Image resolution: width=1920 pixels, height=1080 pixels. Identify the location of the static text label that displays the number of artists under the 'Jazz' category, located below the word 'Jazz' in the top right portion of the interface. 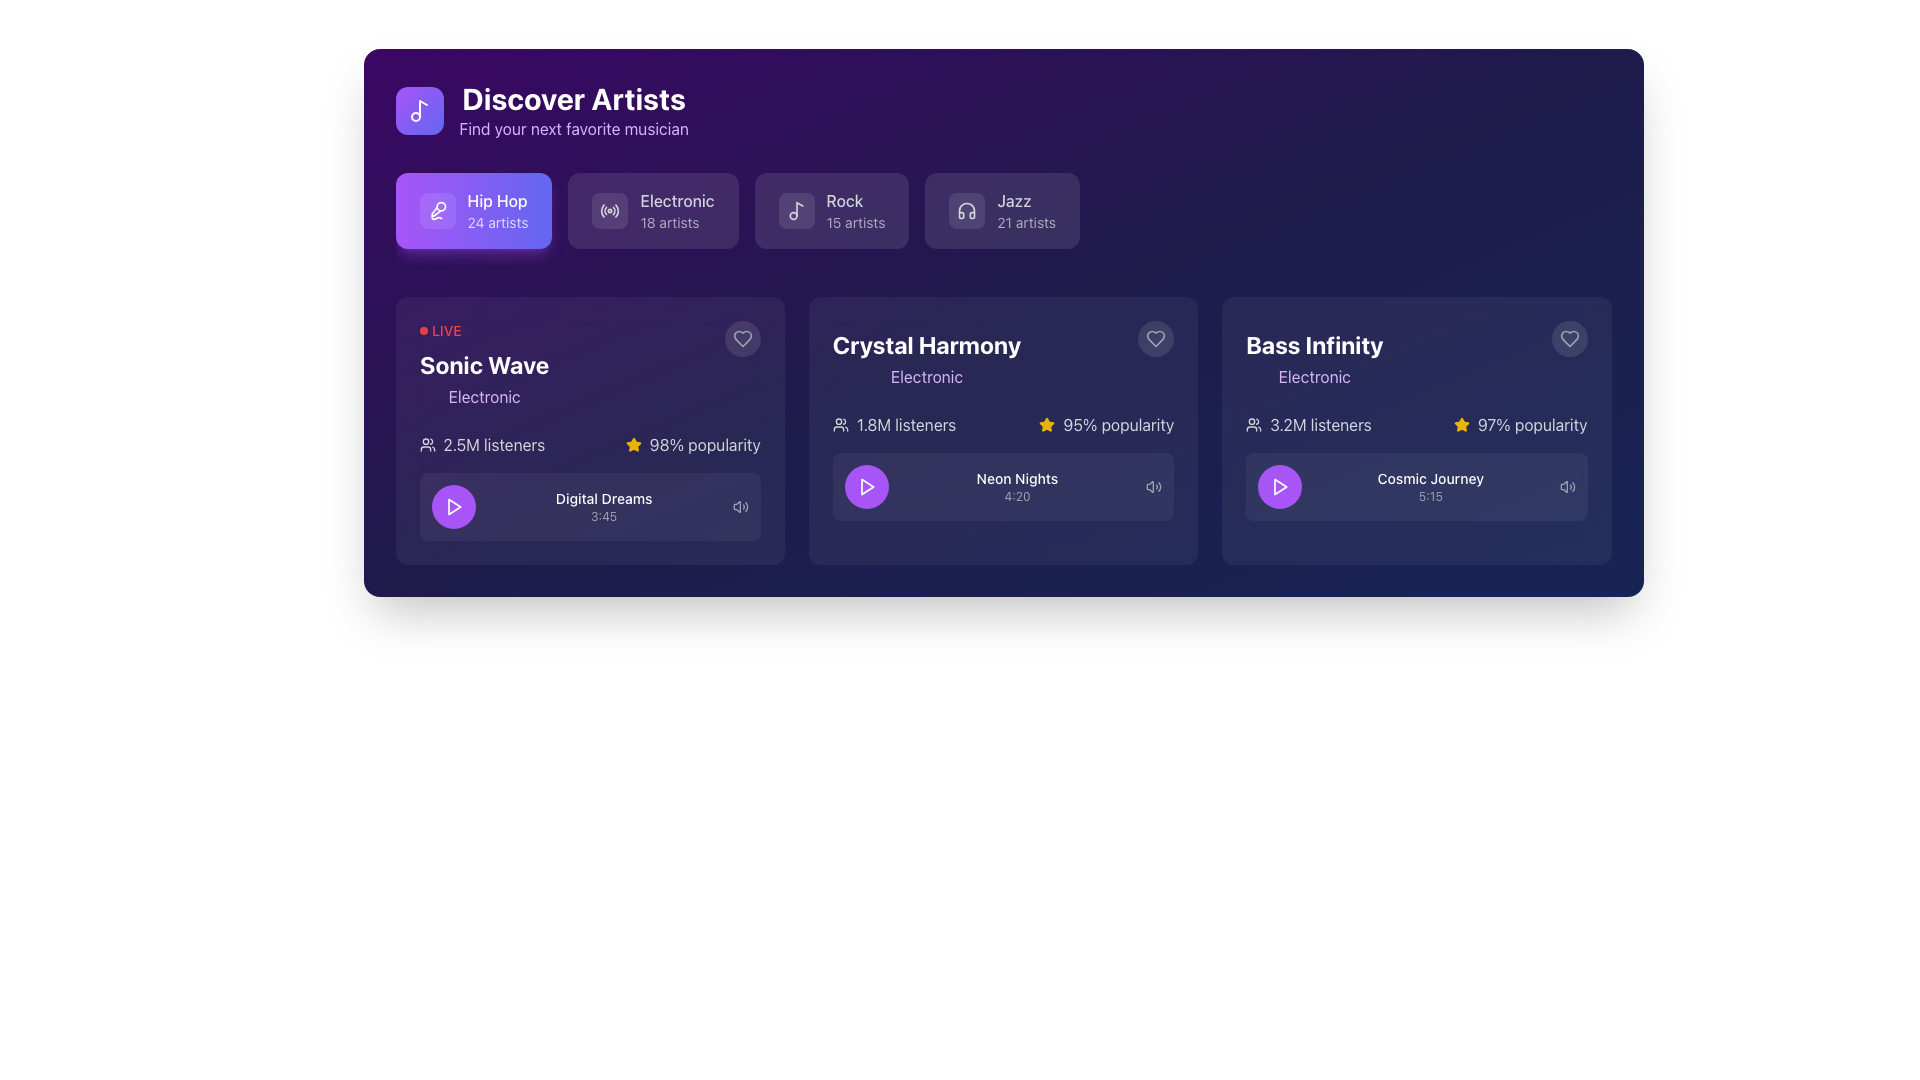
(1026, 223).